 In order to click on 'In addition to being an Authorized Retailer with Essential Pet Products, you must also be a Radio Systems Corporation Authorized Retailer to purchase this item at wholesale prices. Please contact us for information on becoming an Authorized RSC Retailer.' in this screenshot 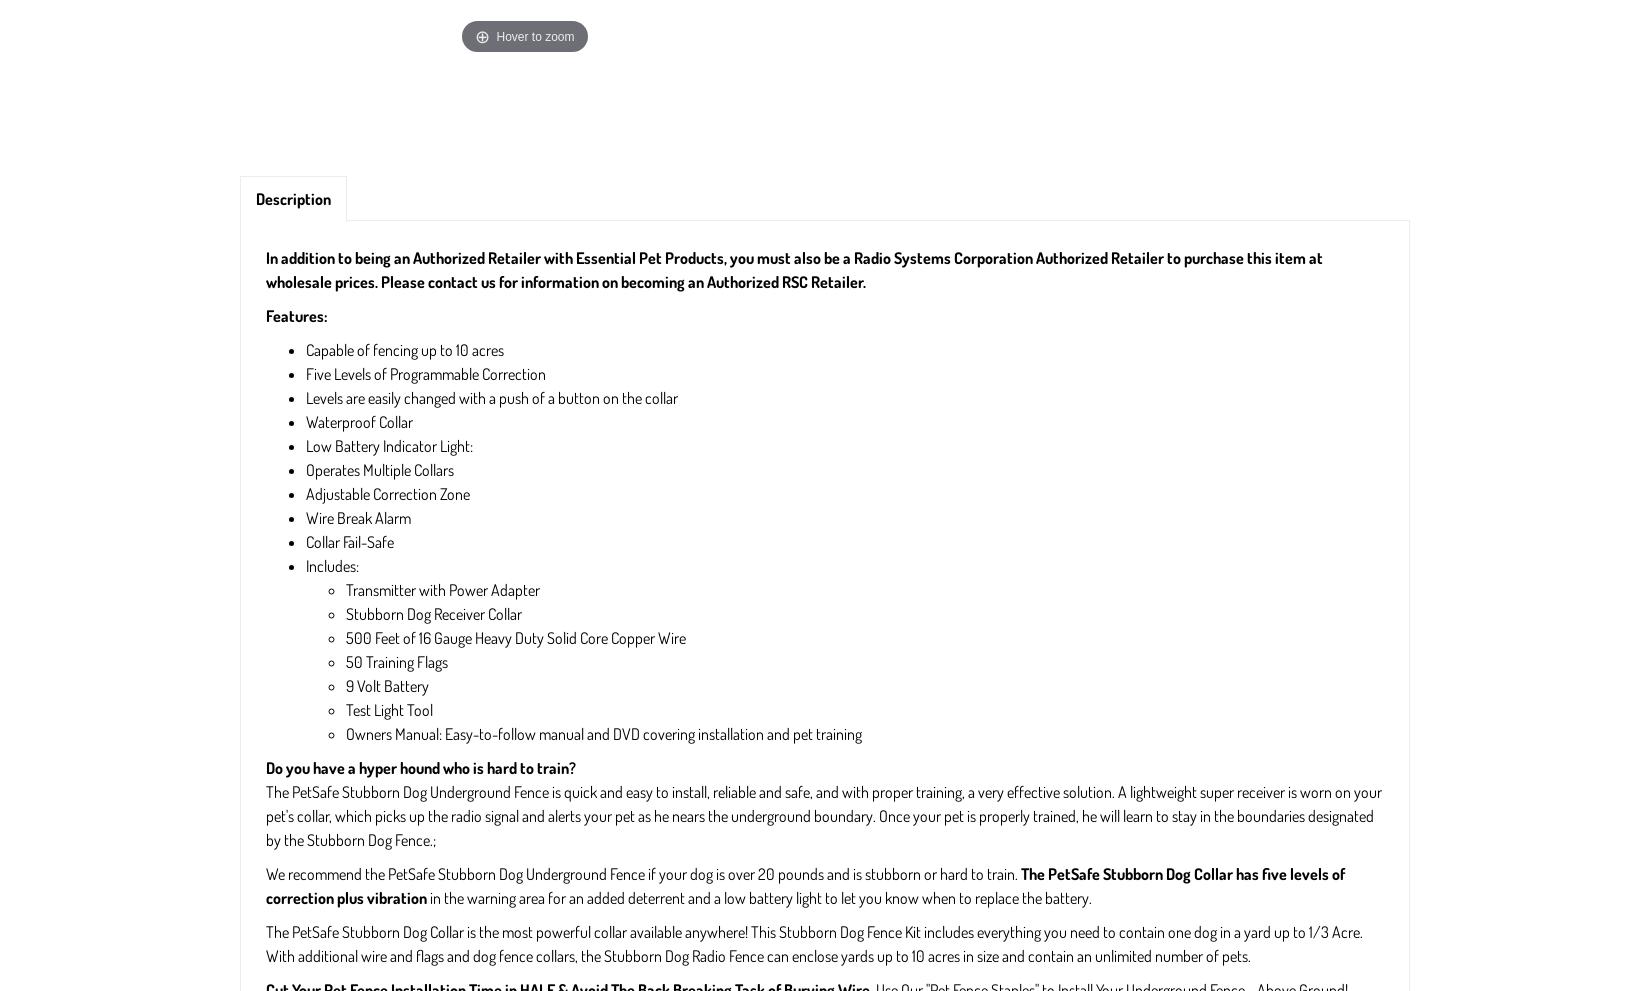, I will do `click(265, 270)`.